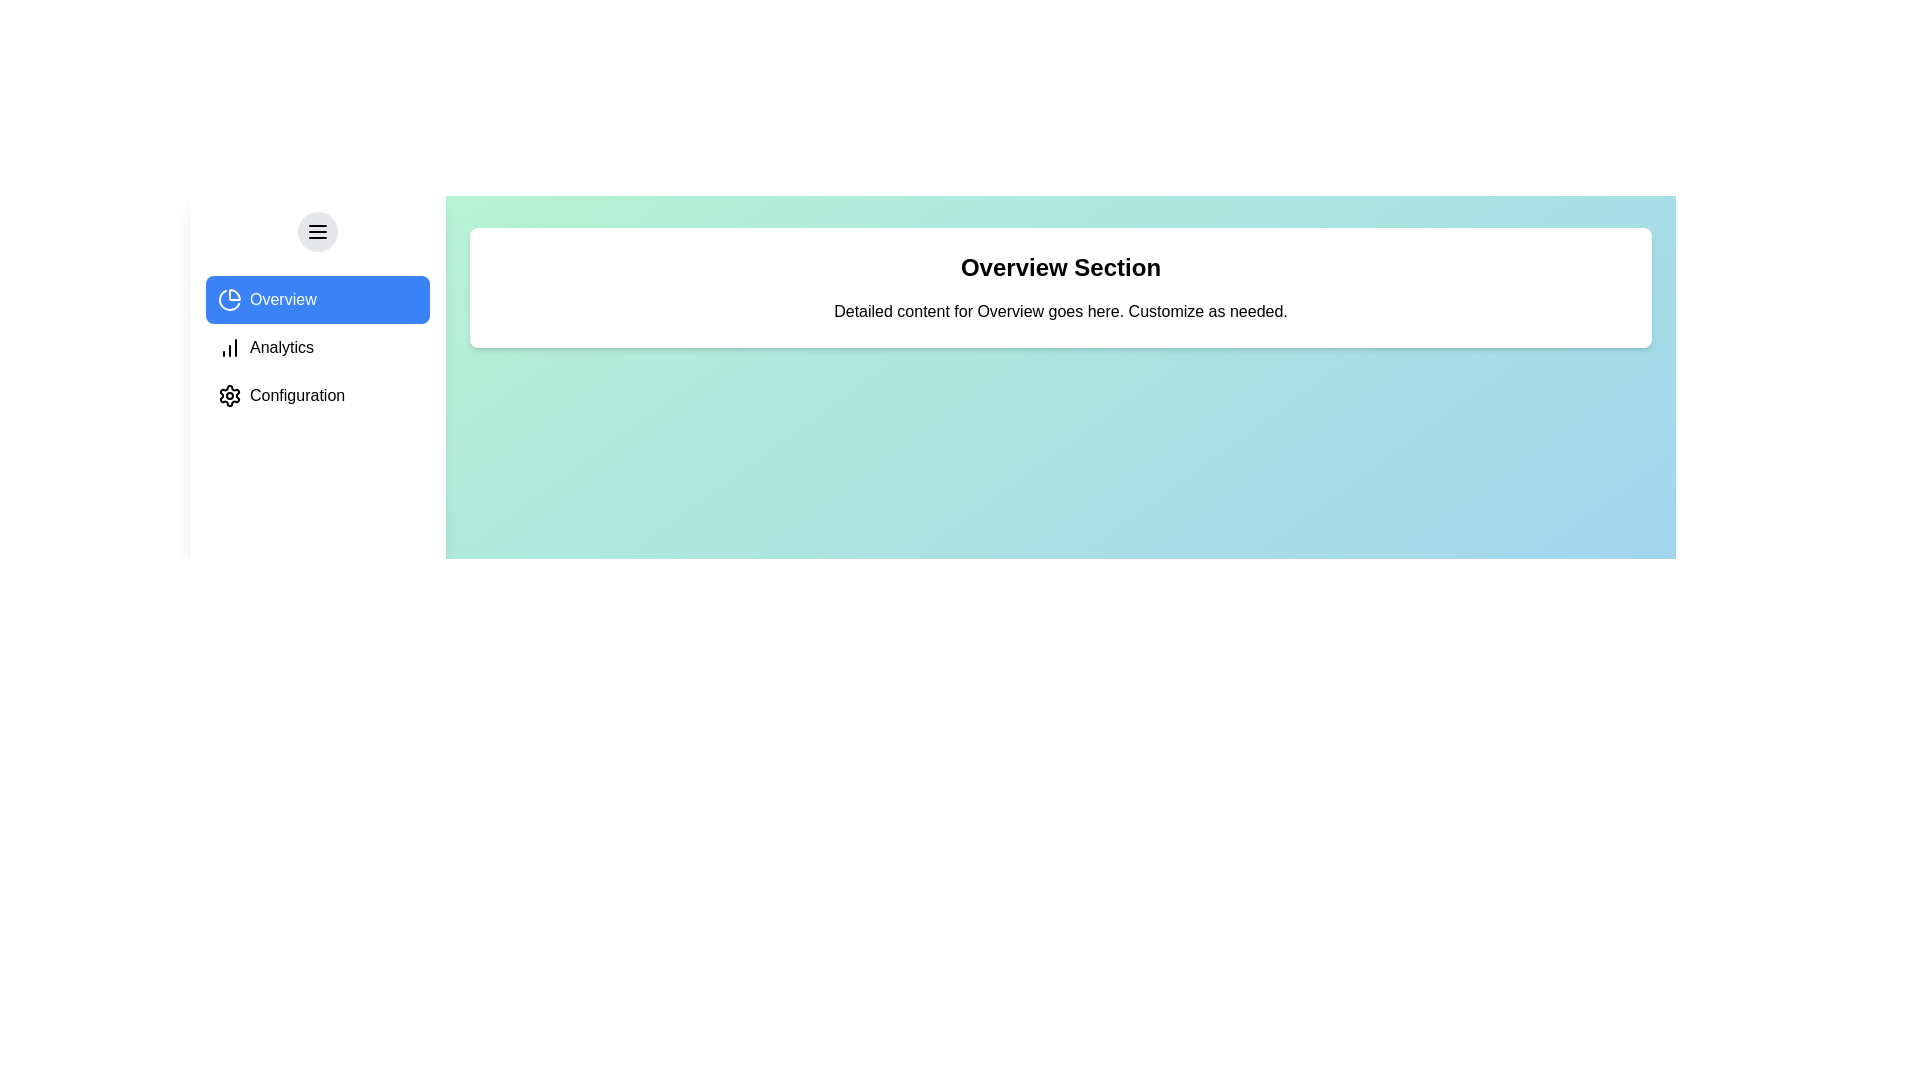  I want to click on the Overview section from the sidebar menu, so click(316, 300).